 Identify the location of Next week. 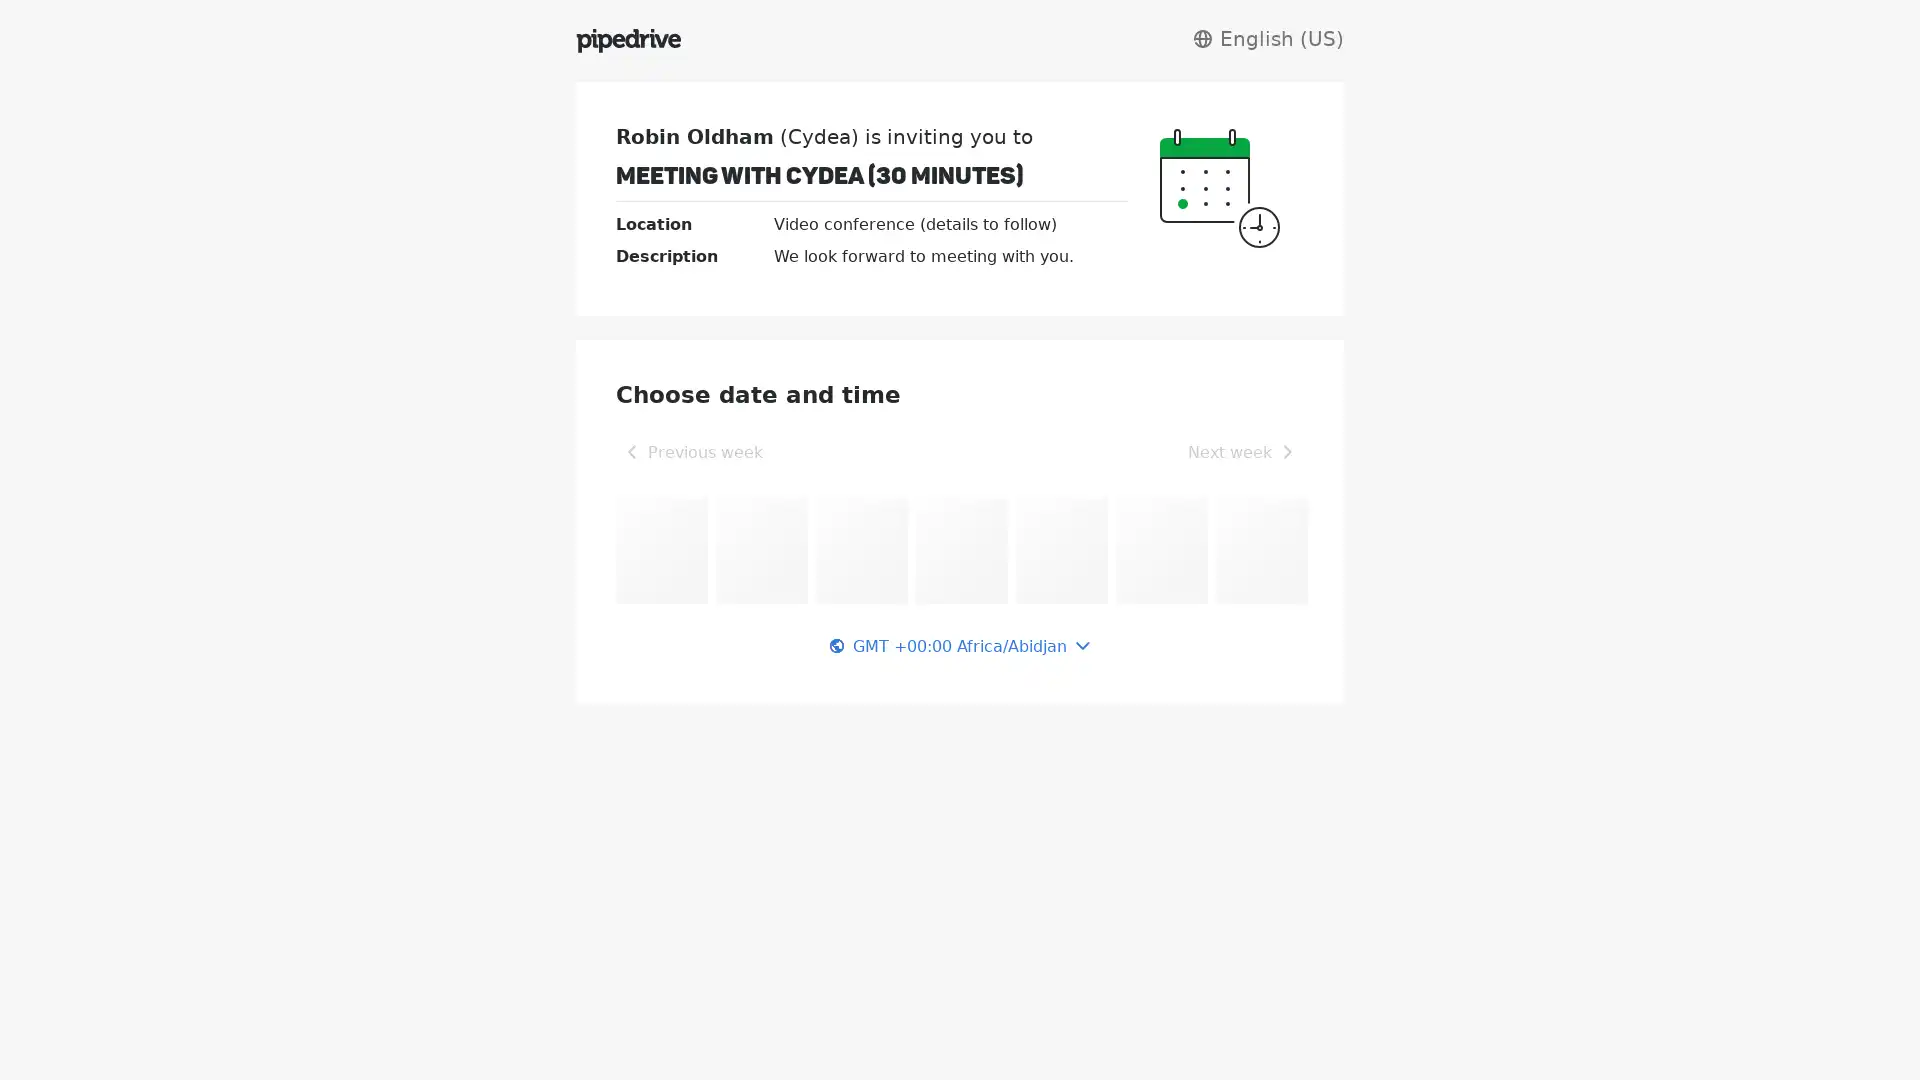
(1241, 451).